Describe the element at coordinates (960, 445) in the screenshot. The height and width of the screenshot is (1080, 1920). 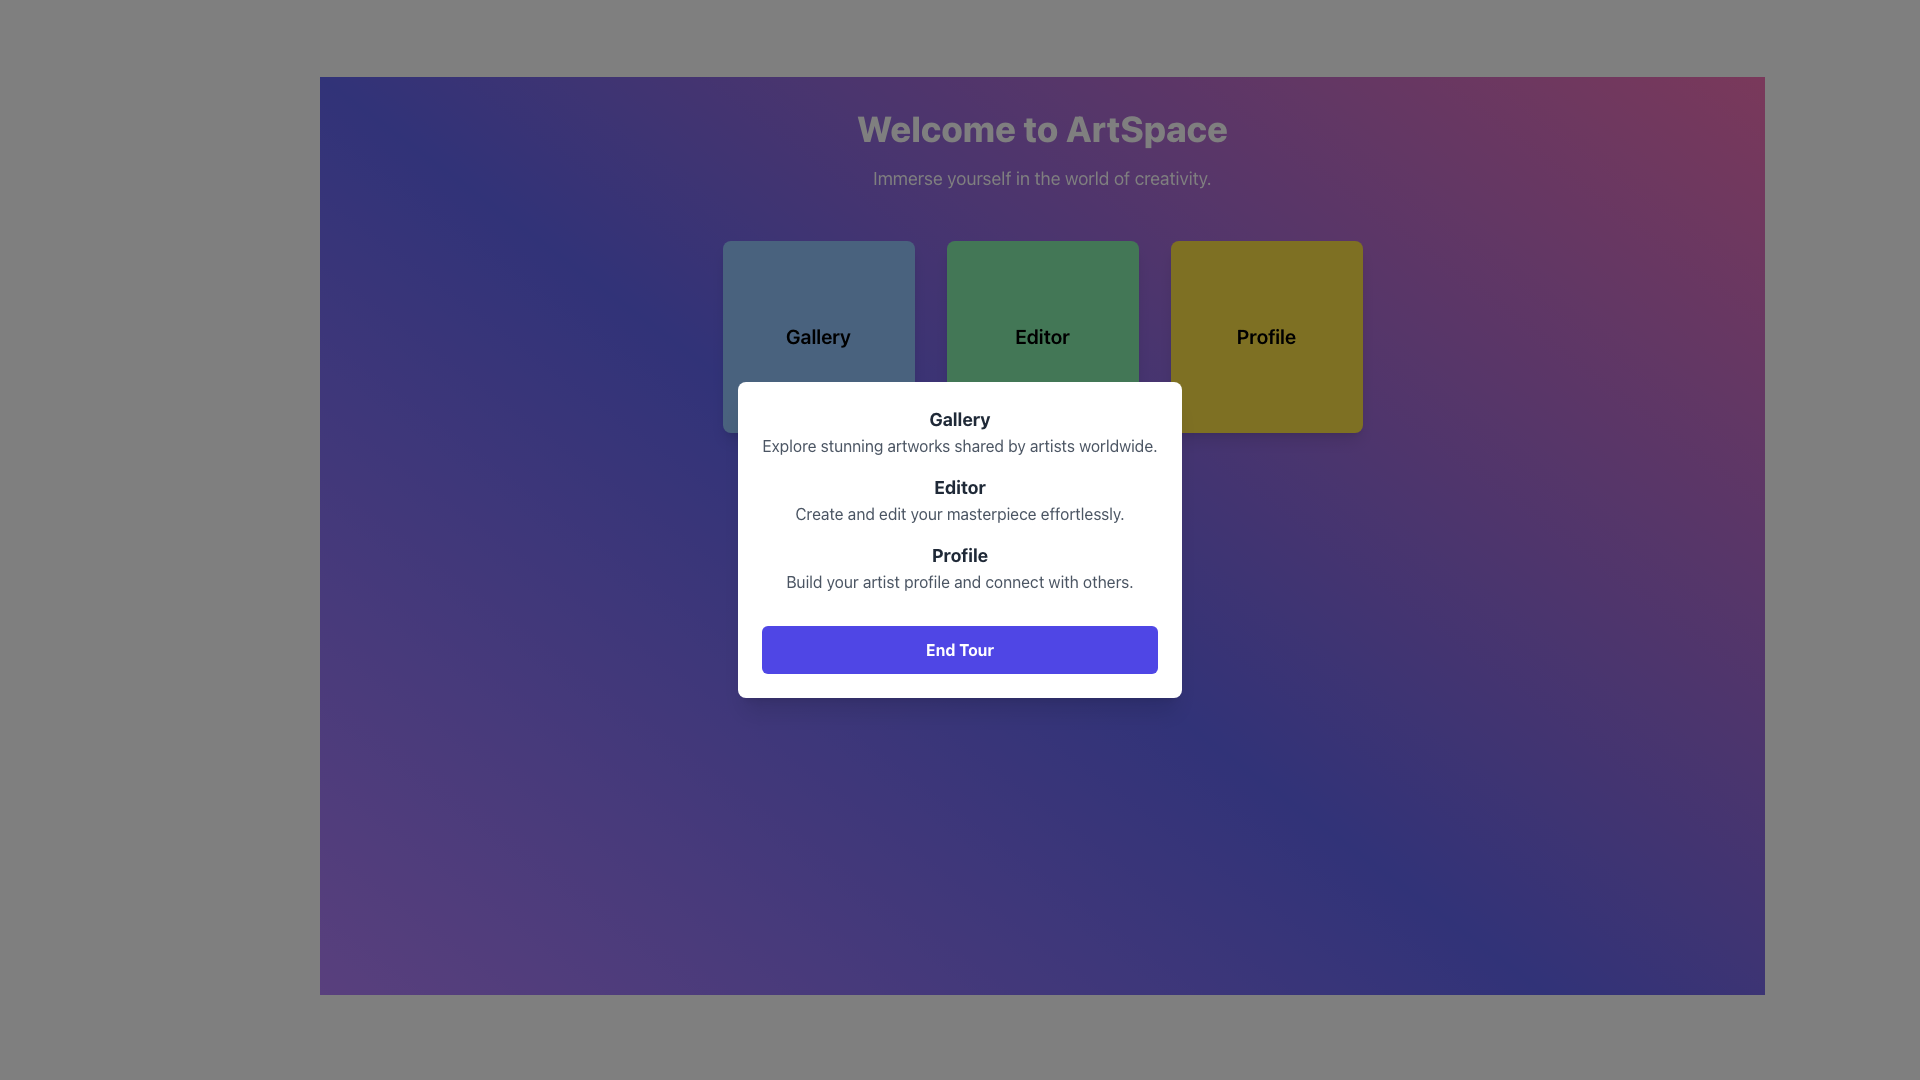
I see `the descriptive text located beneath the 'Gallery' heading in the modal window, which is styled in gray and has normal font weight` at that location.